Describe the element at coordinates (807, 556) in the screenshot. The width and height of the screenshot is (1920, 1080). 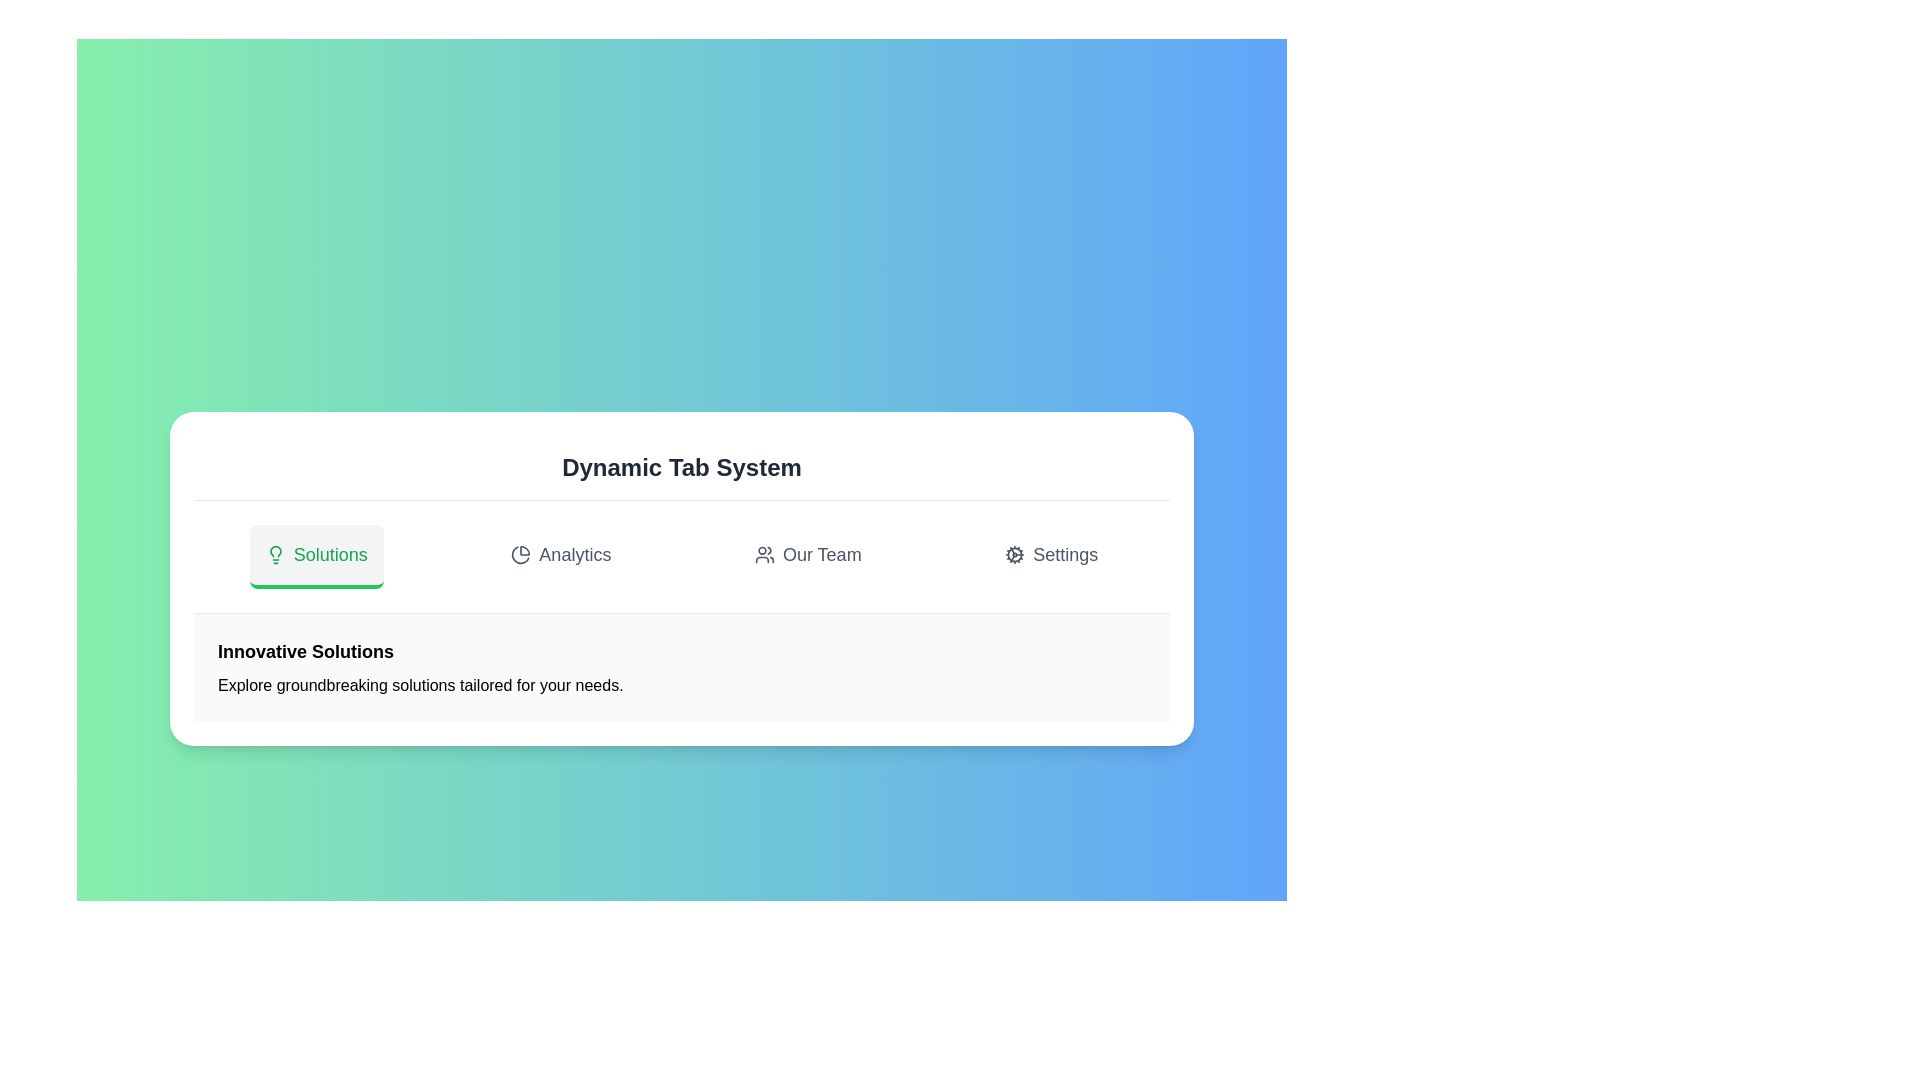
I see `the Navigation Tab located between the 'Analytics' and 'Settings' items in the navigation bar` at that location.